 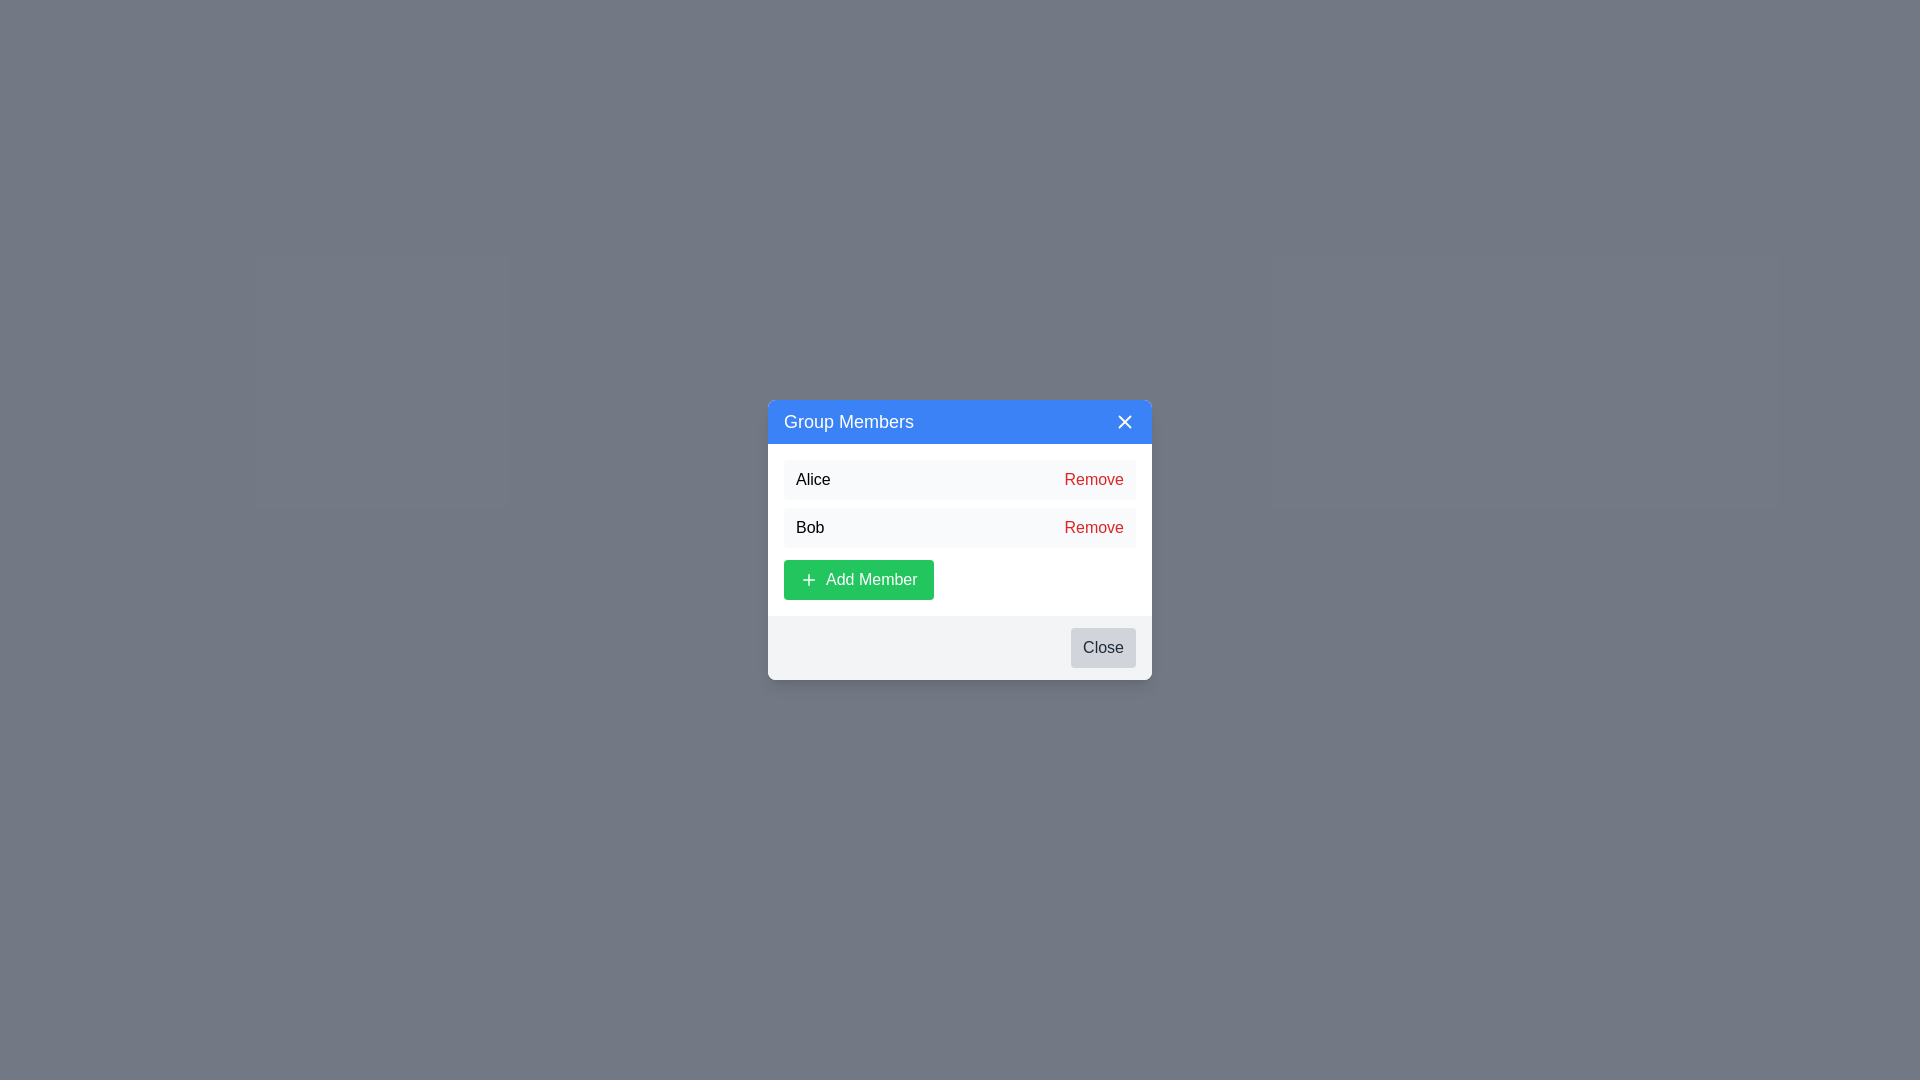 What do you see at coordinates (858, 579) in the screenshot?
I see `the green rectangular button labeled 'Add Member' with a '+' icon to initiate adding a new member` at bounding box center [858, 579].